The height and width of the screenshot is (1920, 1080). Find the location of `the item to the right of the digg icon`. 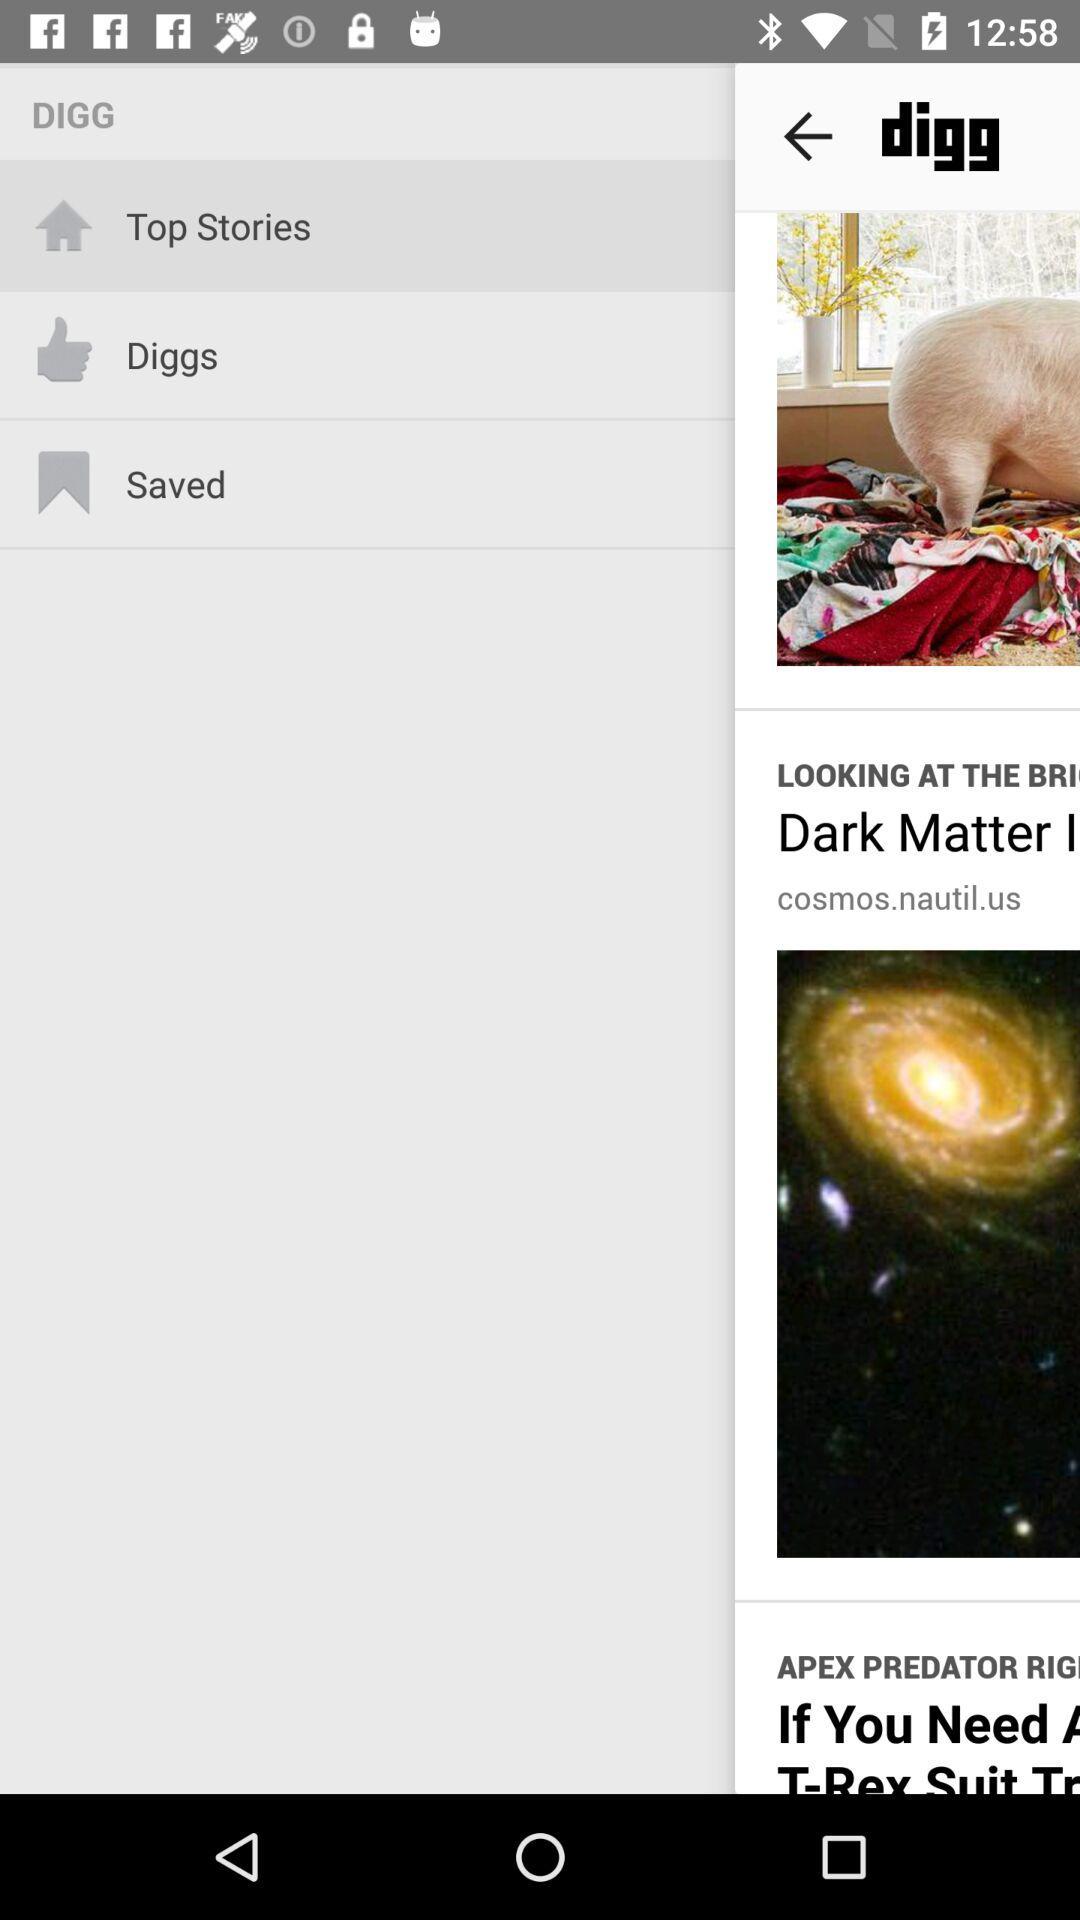

the item to the right of the digg icon is located at coordinates (807, 135).